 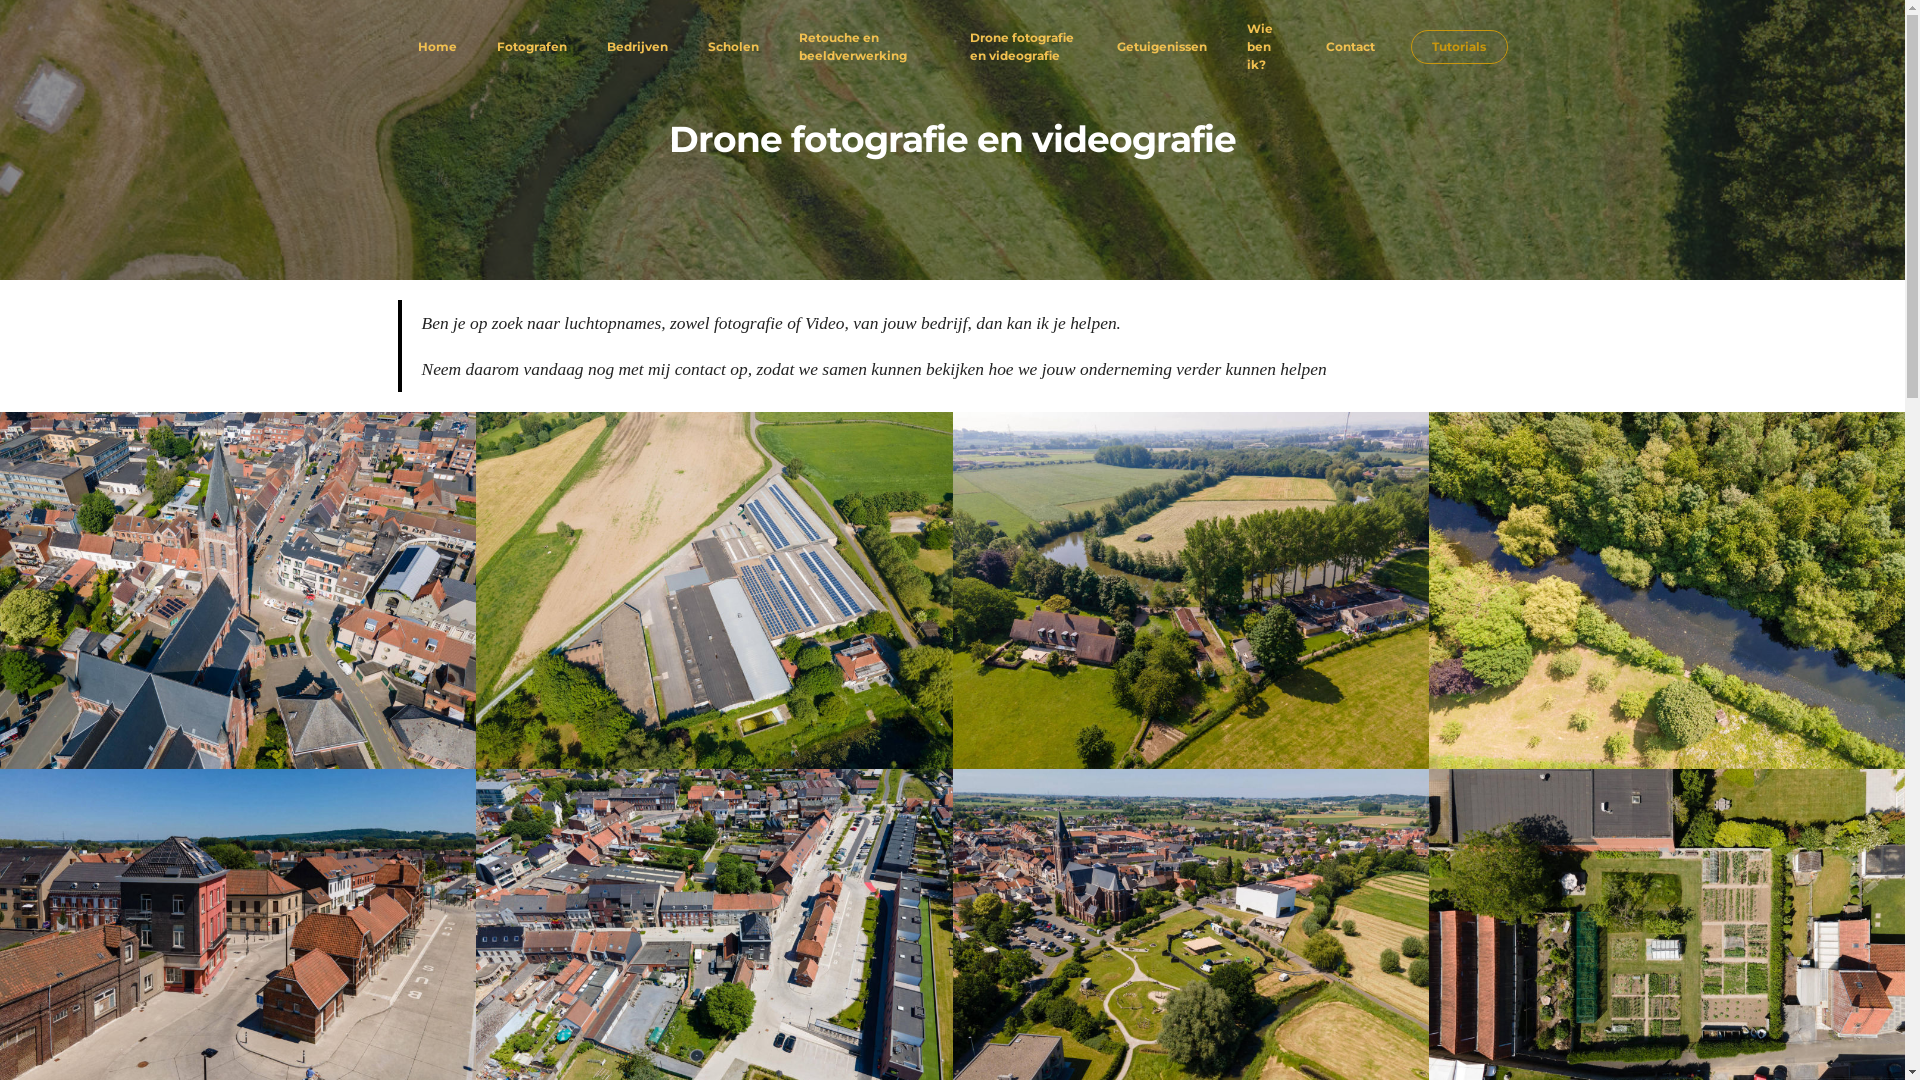 I want to click on 'Getuigenissen', so click(x=1161, y=45).